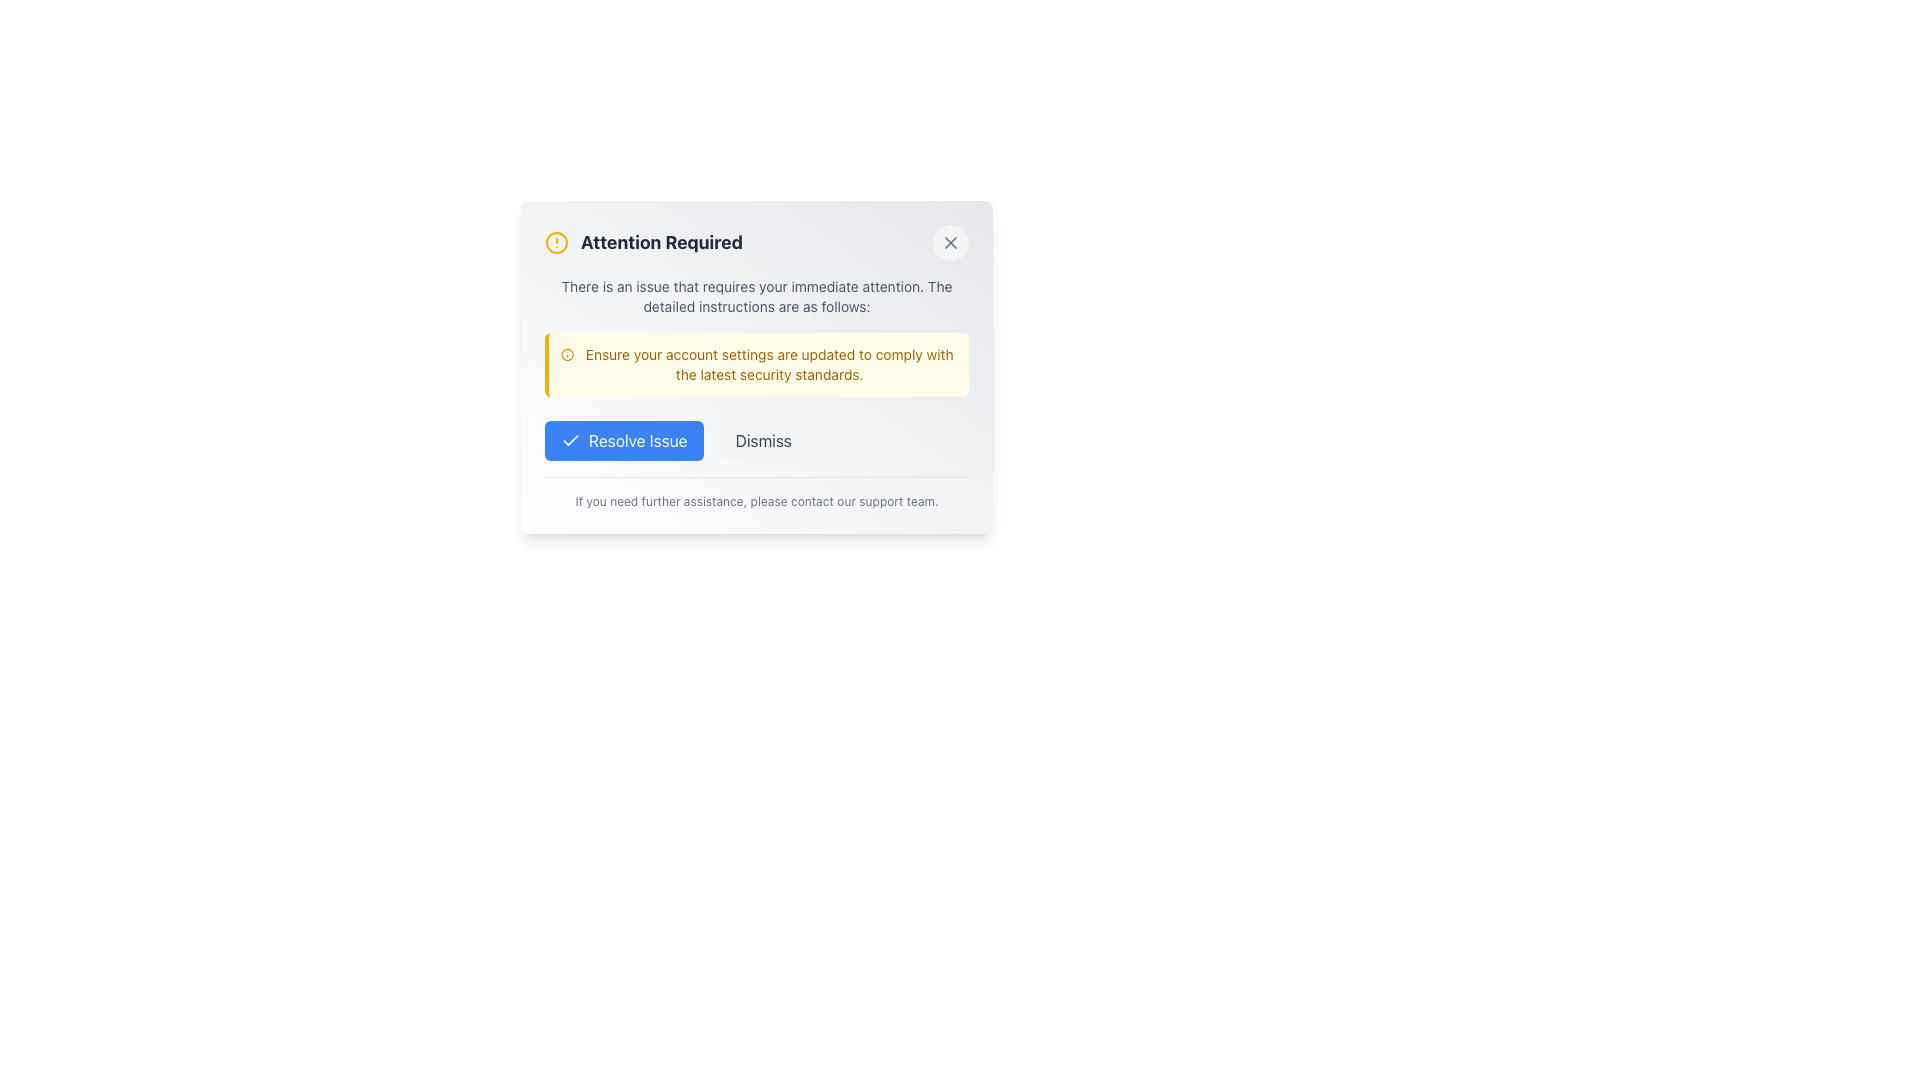 The image size is (1920, 1080). Describe the element at coordinates (757, 365) in the screenshot. I see `the Informational Text Block that conveys account security warnings, located centrally in the modal dialog below the heading 'Attention Required'` at that location.